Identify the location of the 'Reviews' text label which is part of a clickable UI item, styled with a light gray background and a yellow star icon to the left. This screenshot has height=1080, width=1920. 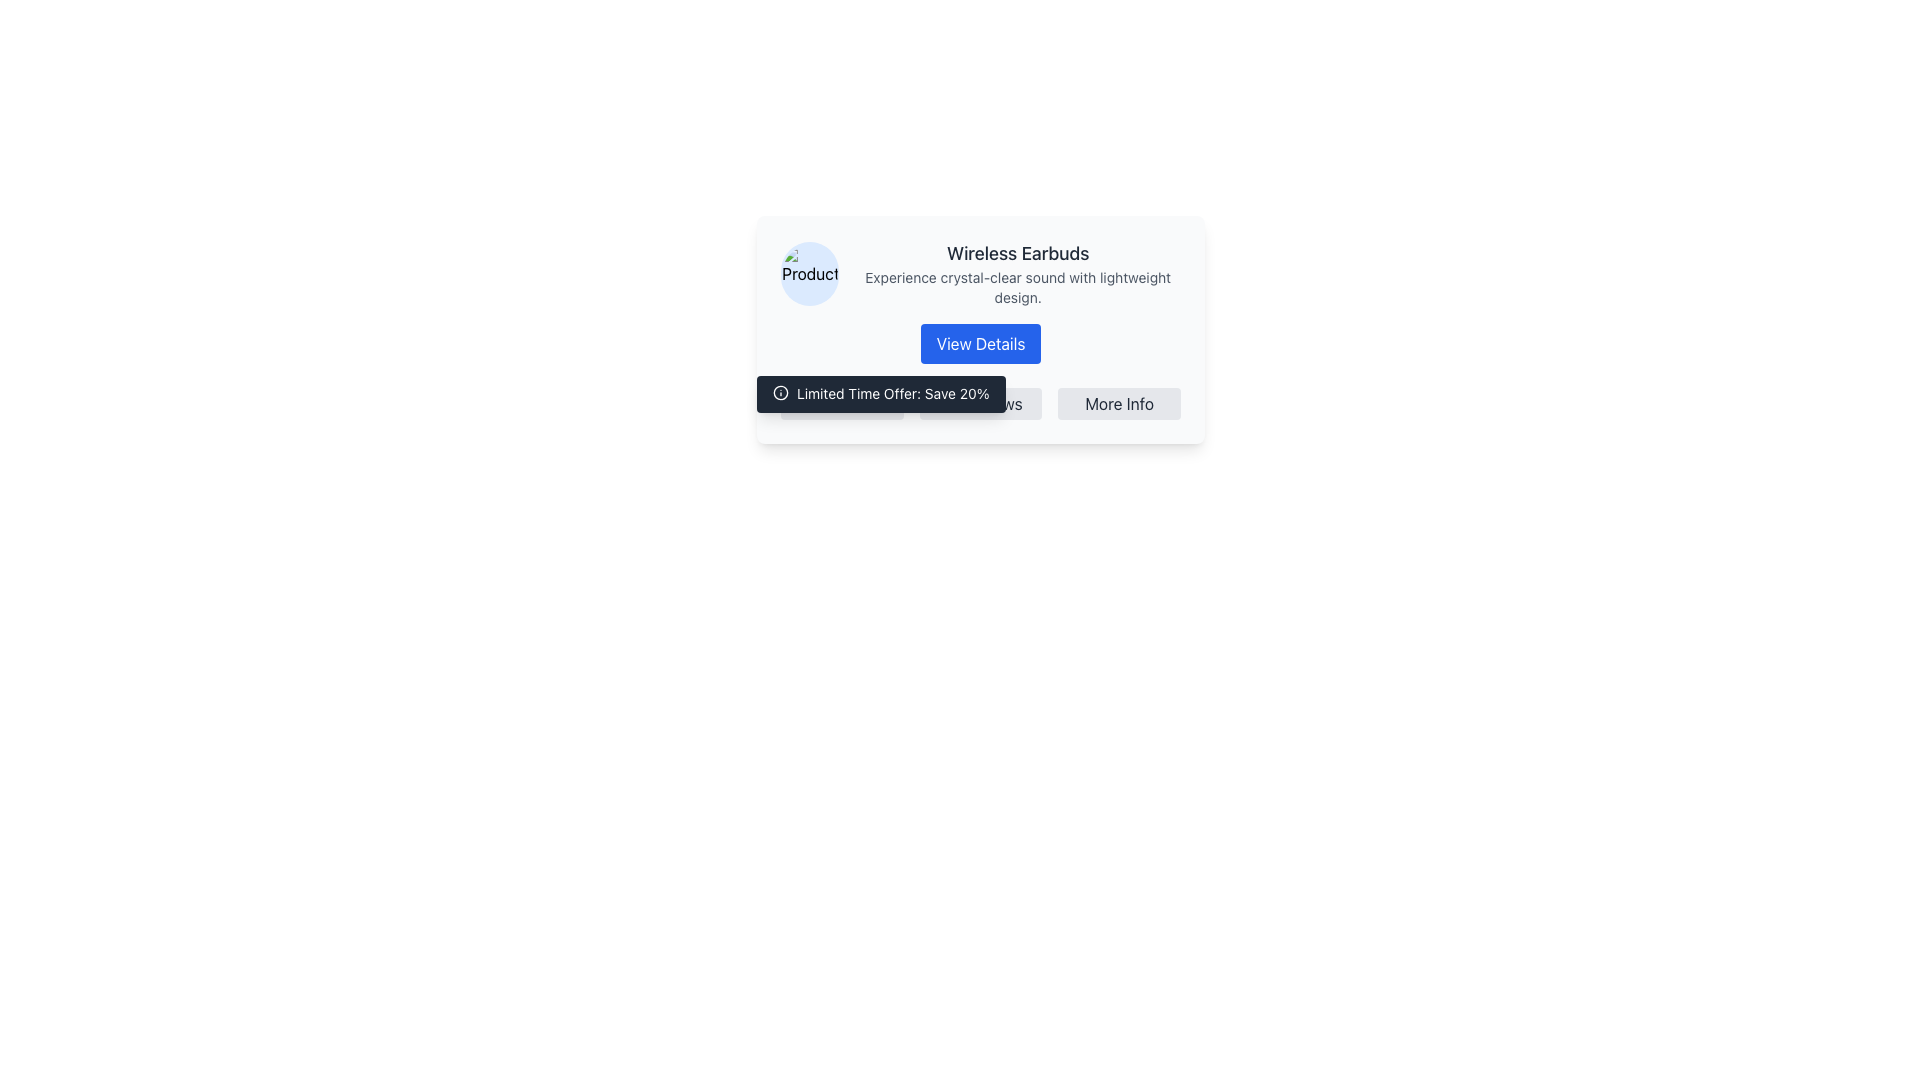
(993, 404).